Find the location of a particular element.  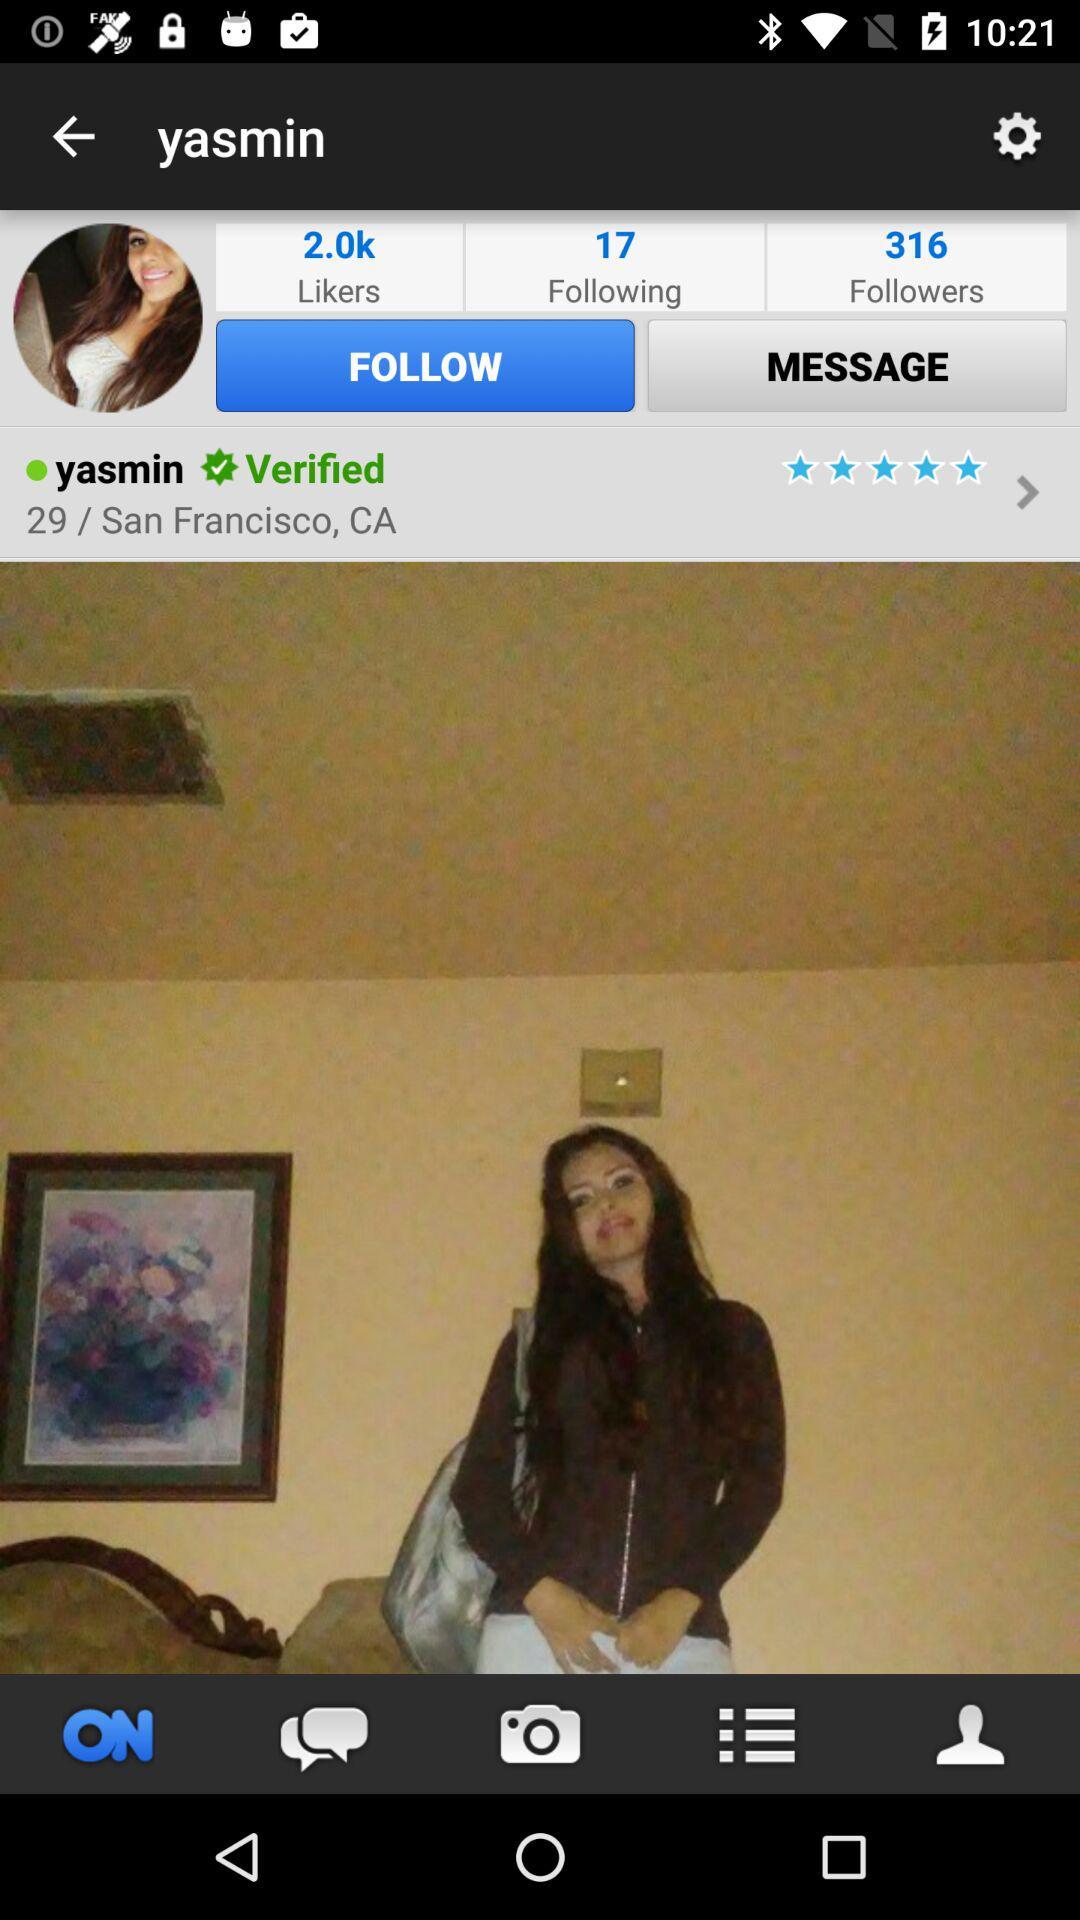

click photo is located at coordinates (540, 1116).